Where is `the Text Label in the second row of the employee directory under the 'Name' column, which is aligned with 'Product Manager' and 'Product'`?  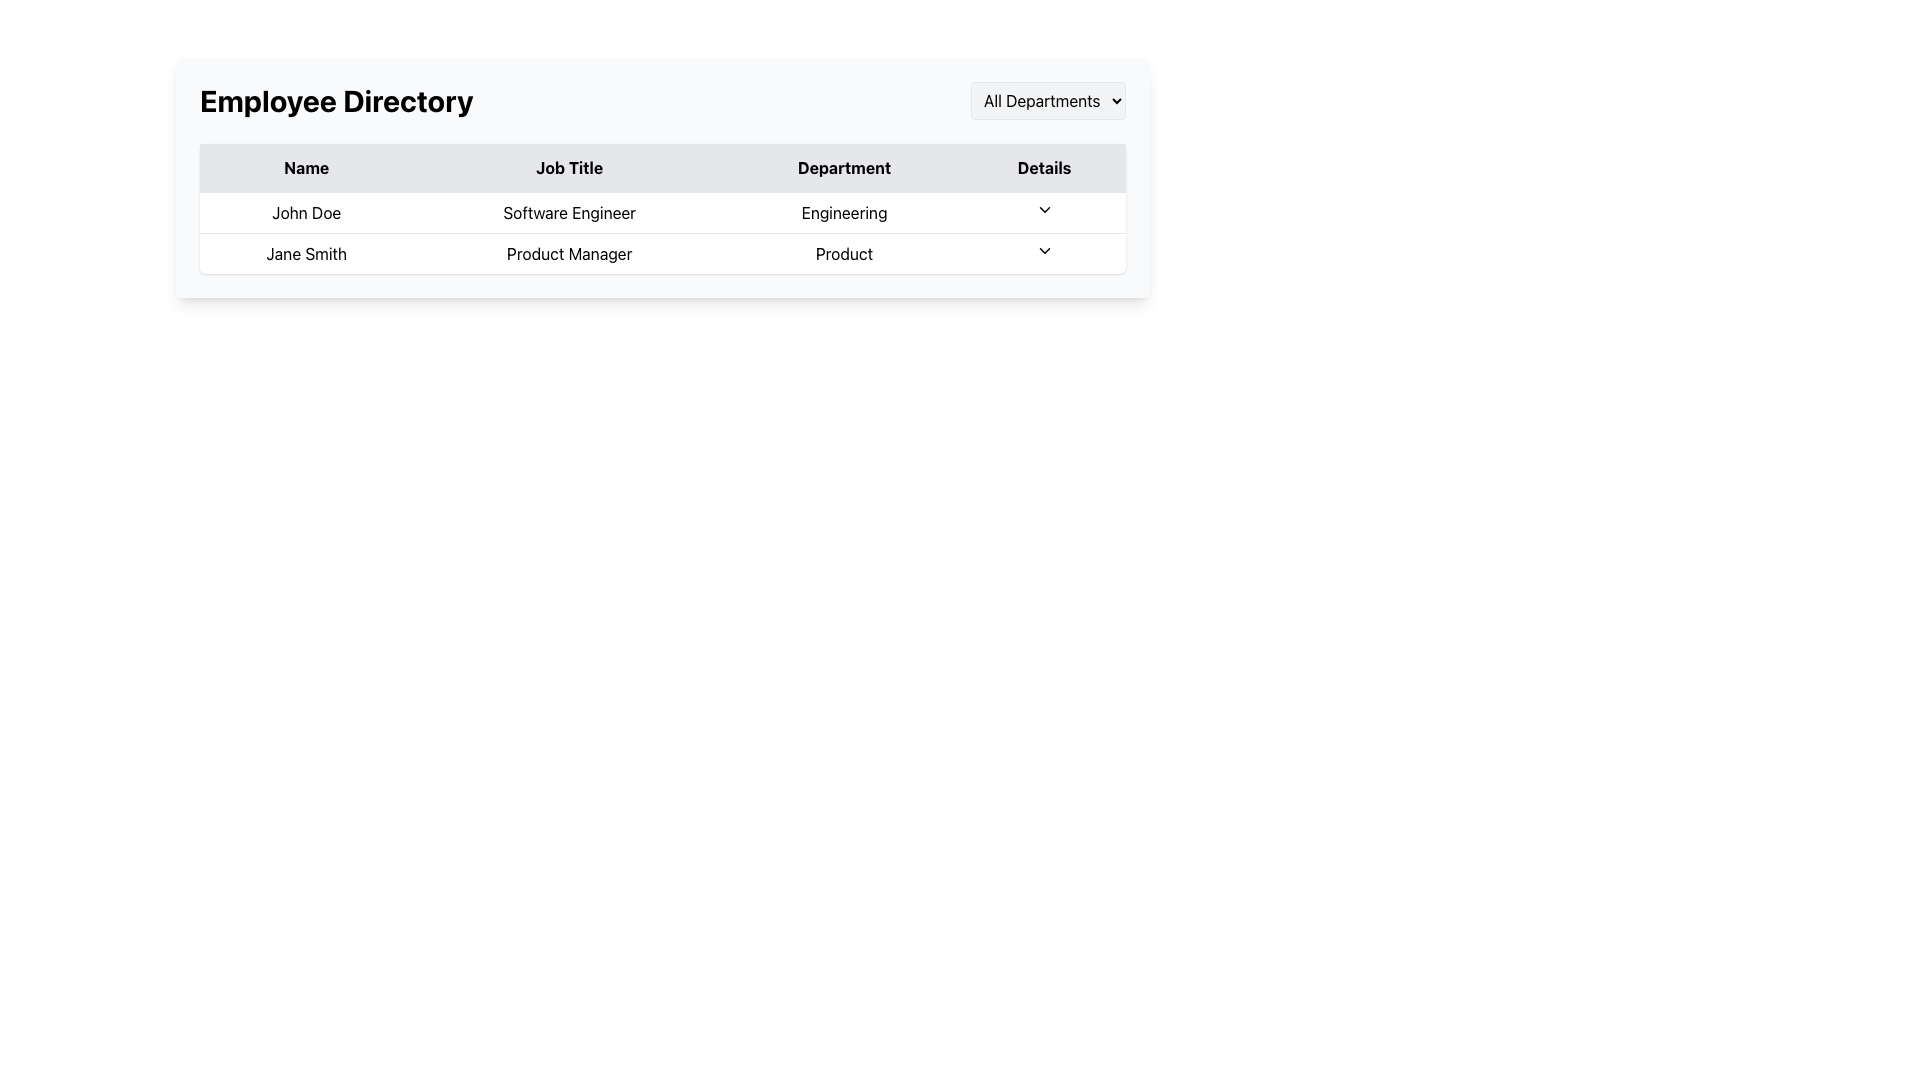 the Text Label in the second row of the employee directory under the 'Name' column, which is aligned with 'Product Manager' and 'Product' is located at coordinates (305, 252).